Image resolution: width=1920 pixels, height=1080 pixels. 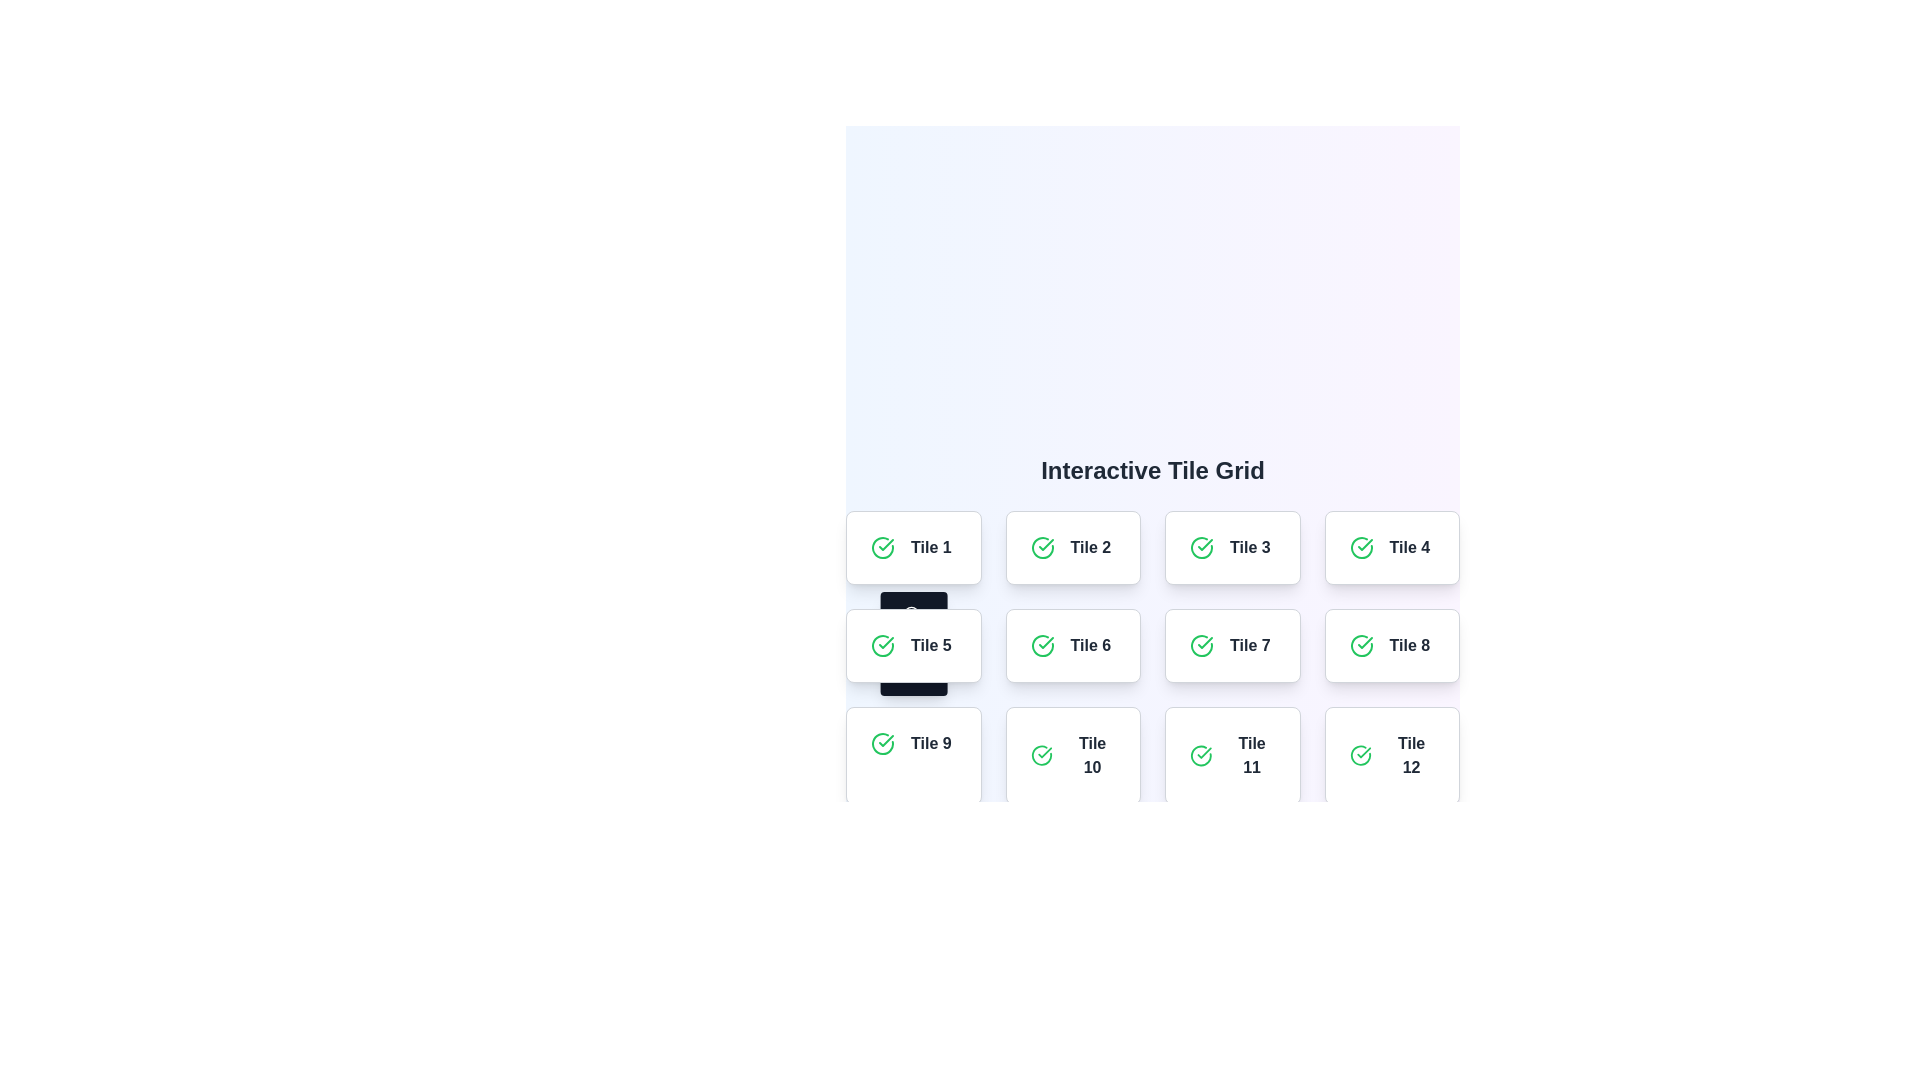 What do you see at coordinates (1360, 547) in the screenshot?
I see `the green circular checkmark icon located to the left of the 'Tile 4' label in the top right section of the grid layout` at bounding box center [1360, 547].